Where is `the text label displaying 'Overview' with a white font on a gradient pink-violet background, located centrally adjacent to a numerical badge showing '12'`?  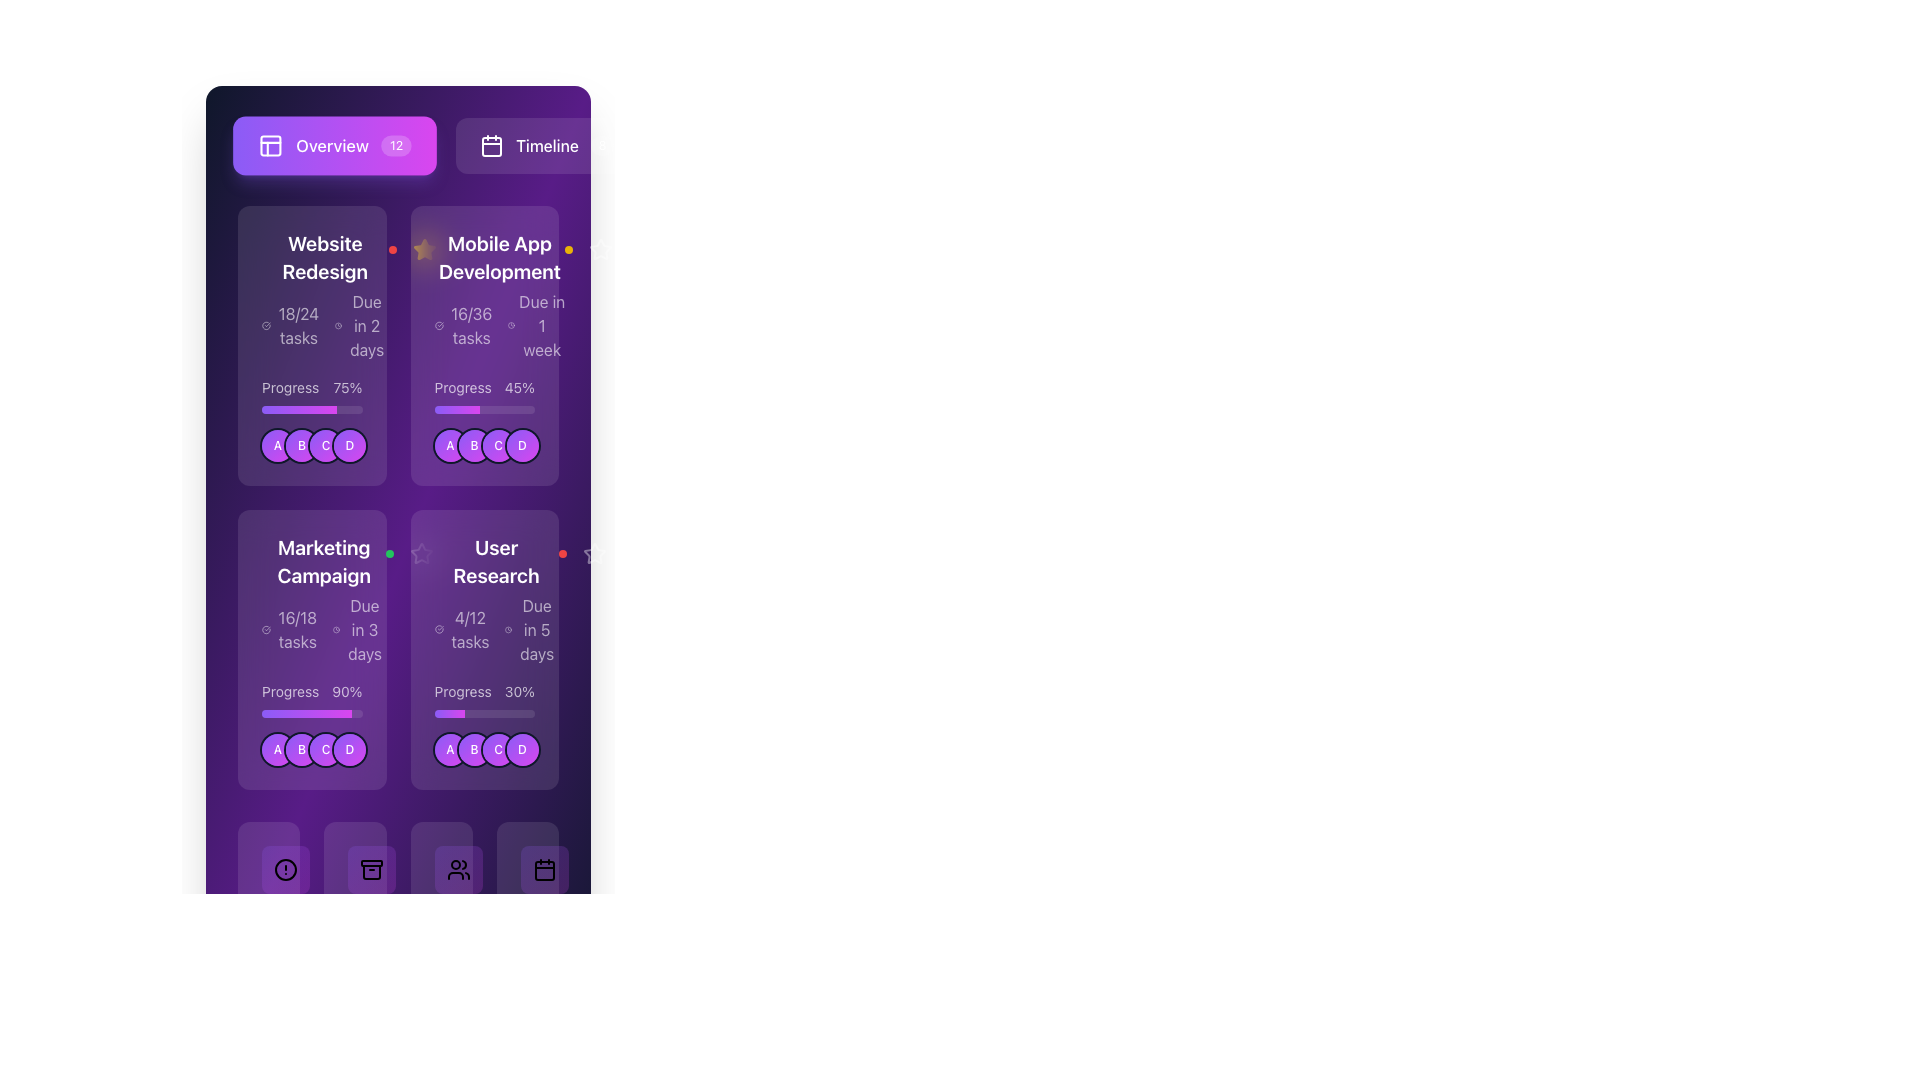
the text label displaying 'Overview' with a white font on a gradient pink-violet background, located centrally adjacent to a numerical badge showing '12' is located at coordinates (332, 145).